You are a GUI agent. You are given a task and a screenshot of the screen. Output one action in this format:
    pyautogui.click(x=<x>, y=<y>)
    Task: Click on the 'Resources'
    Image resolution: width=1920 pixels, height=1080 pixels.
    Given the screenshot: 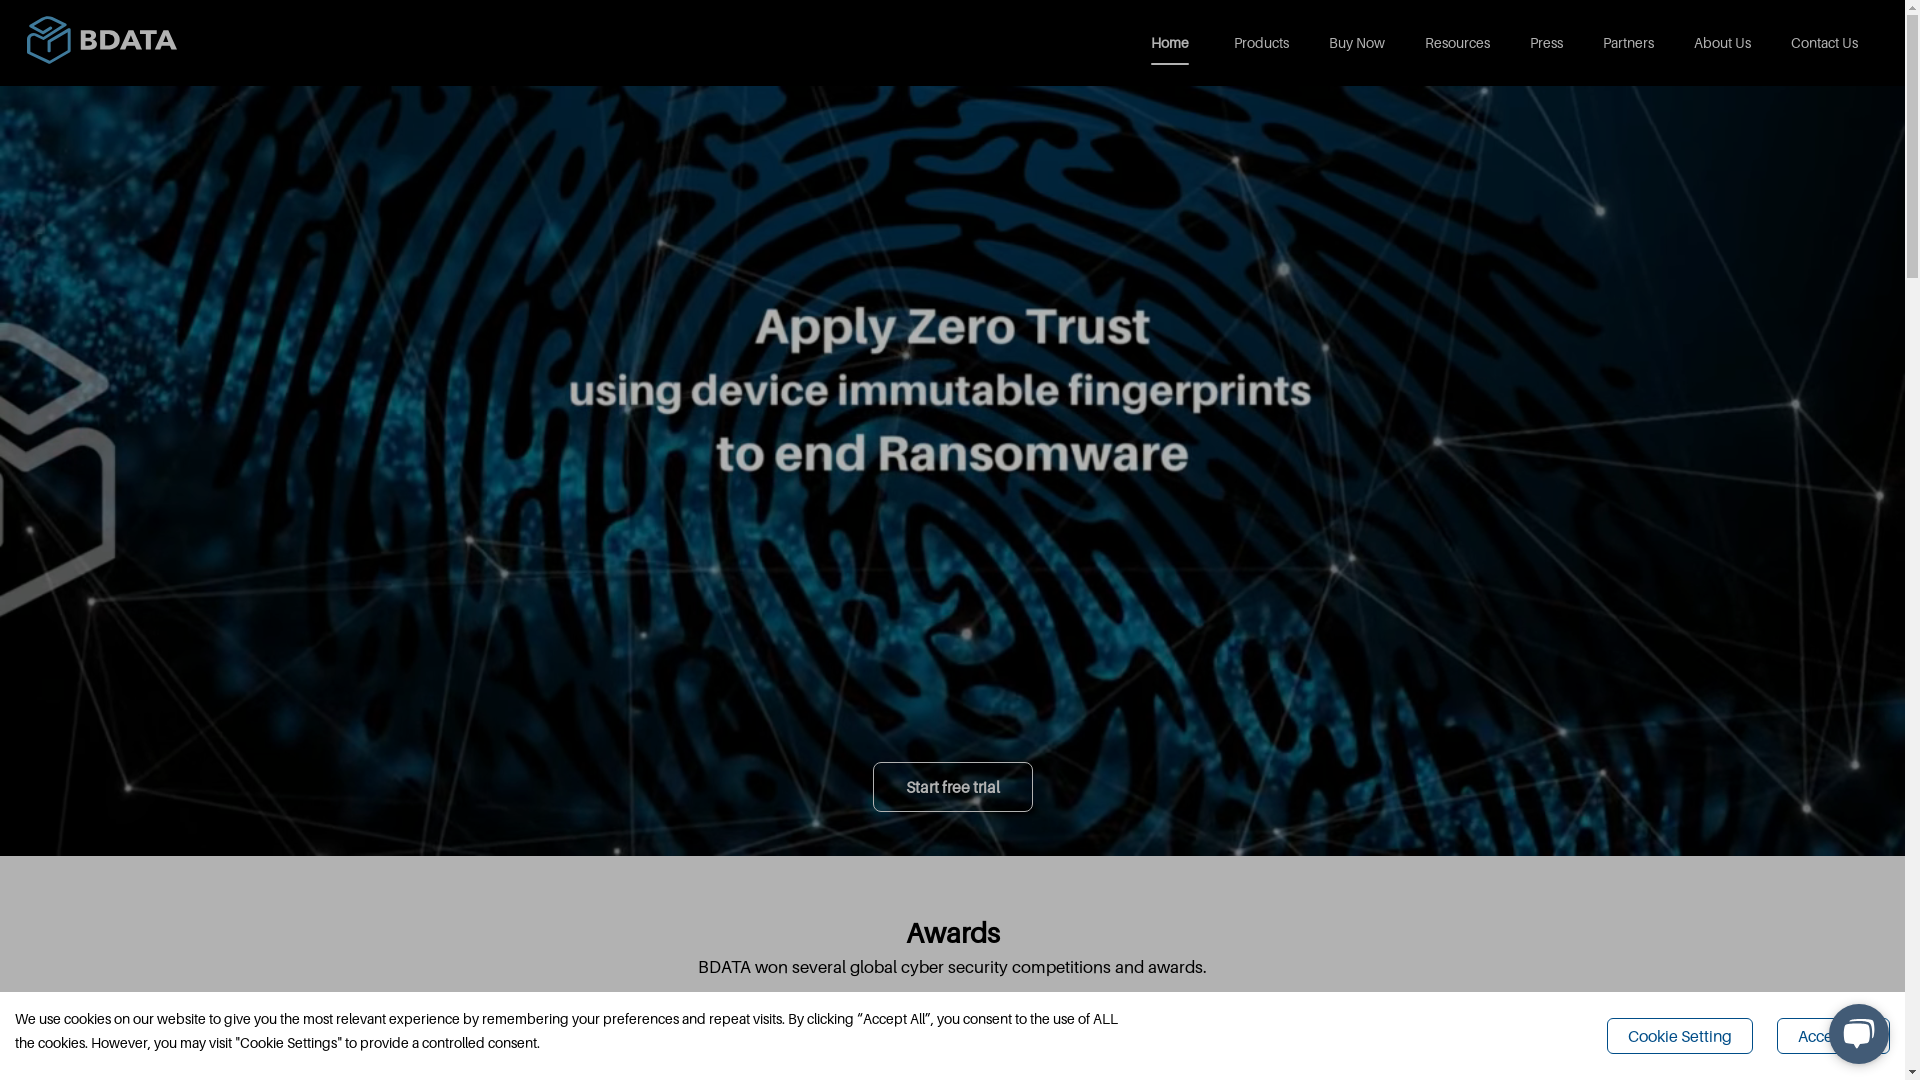 What is the action you would take?
    pyautogui.click(x=1457, y=42)
    